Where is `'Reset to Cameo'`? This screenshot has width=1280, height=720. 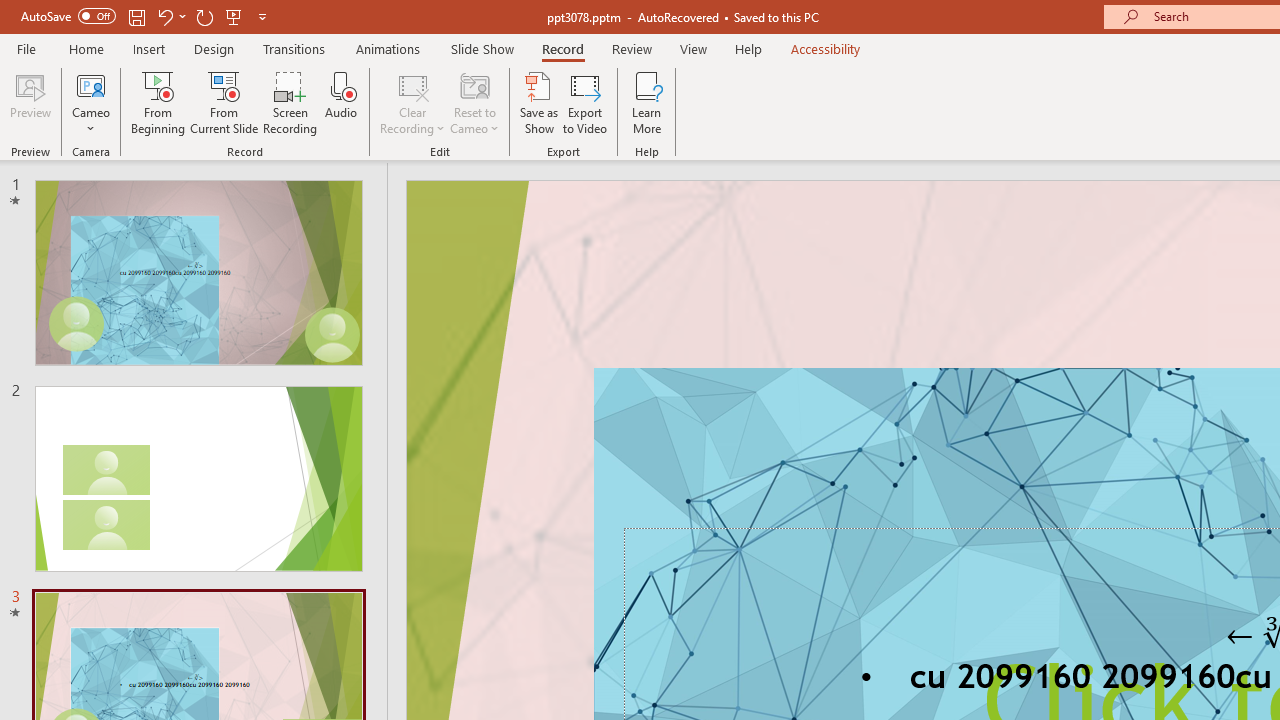
'Reset to Cameo' is located at coordinates (473, 103).